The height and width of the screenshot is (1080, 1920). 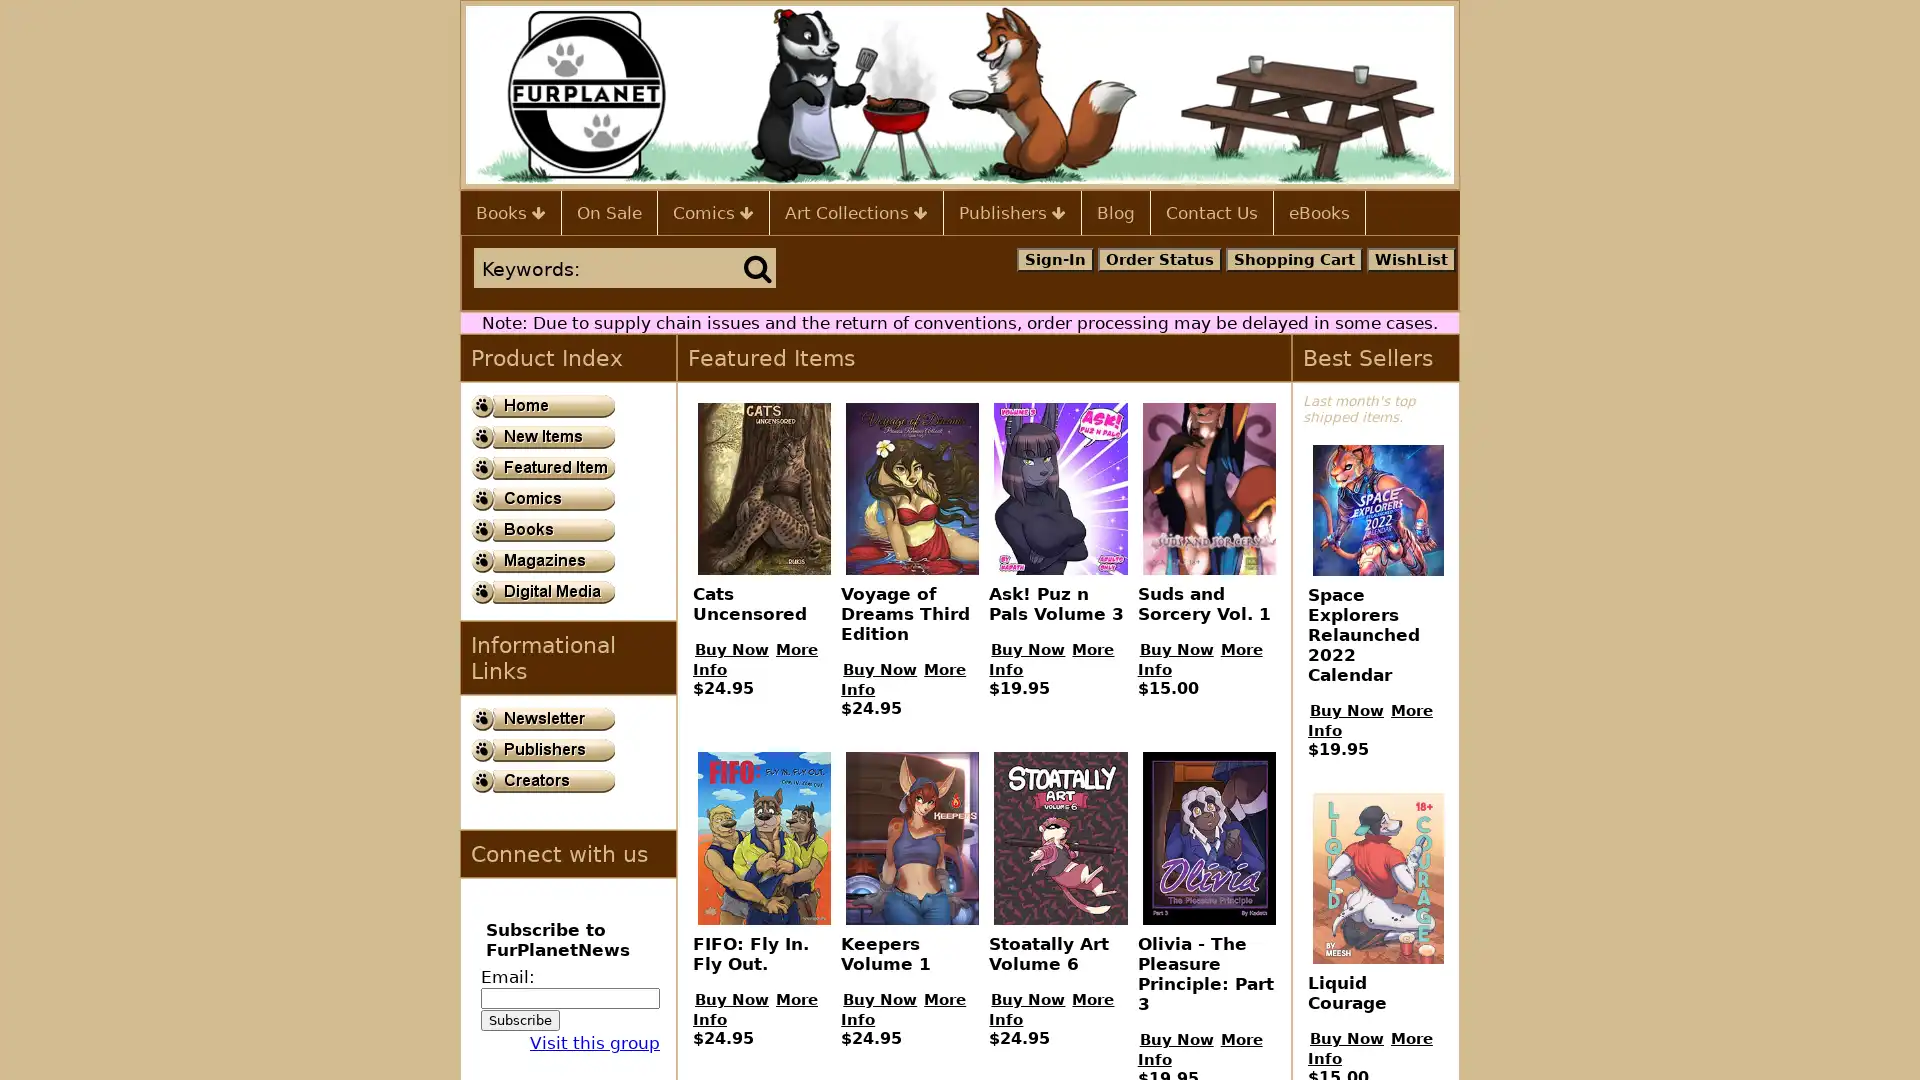 I want to click on Subscribe, so click(x=520, y=1019).